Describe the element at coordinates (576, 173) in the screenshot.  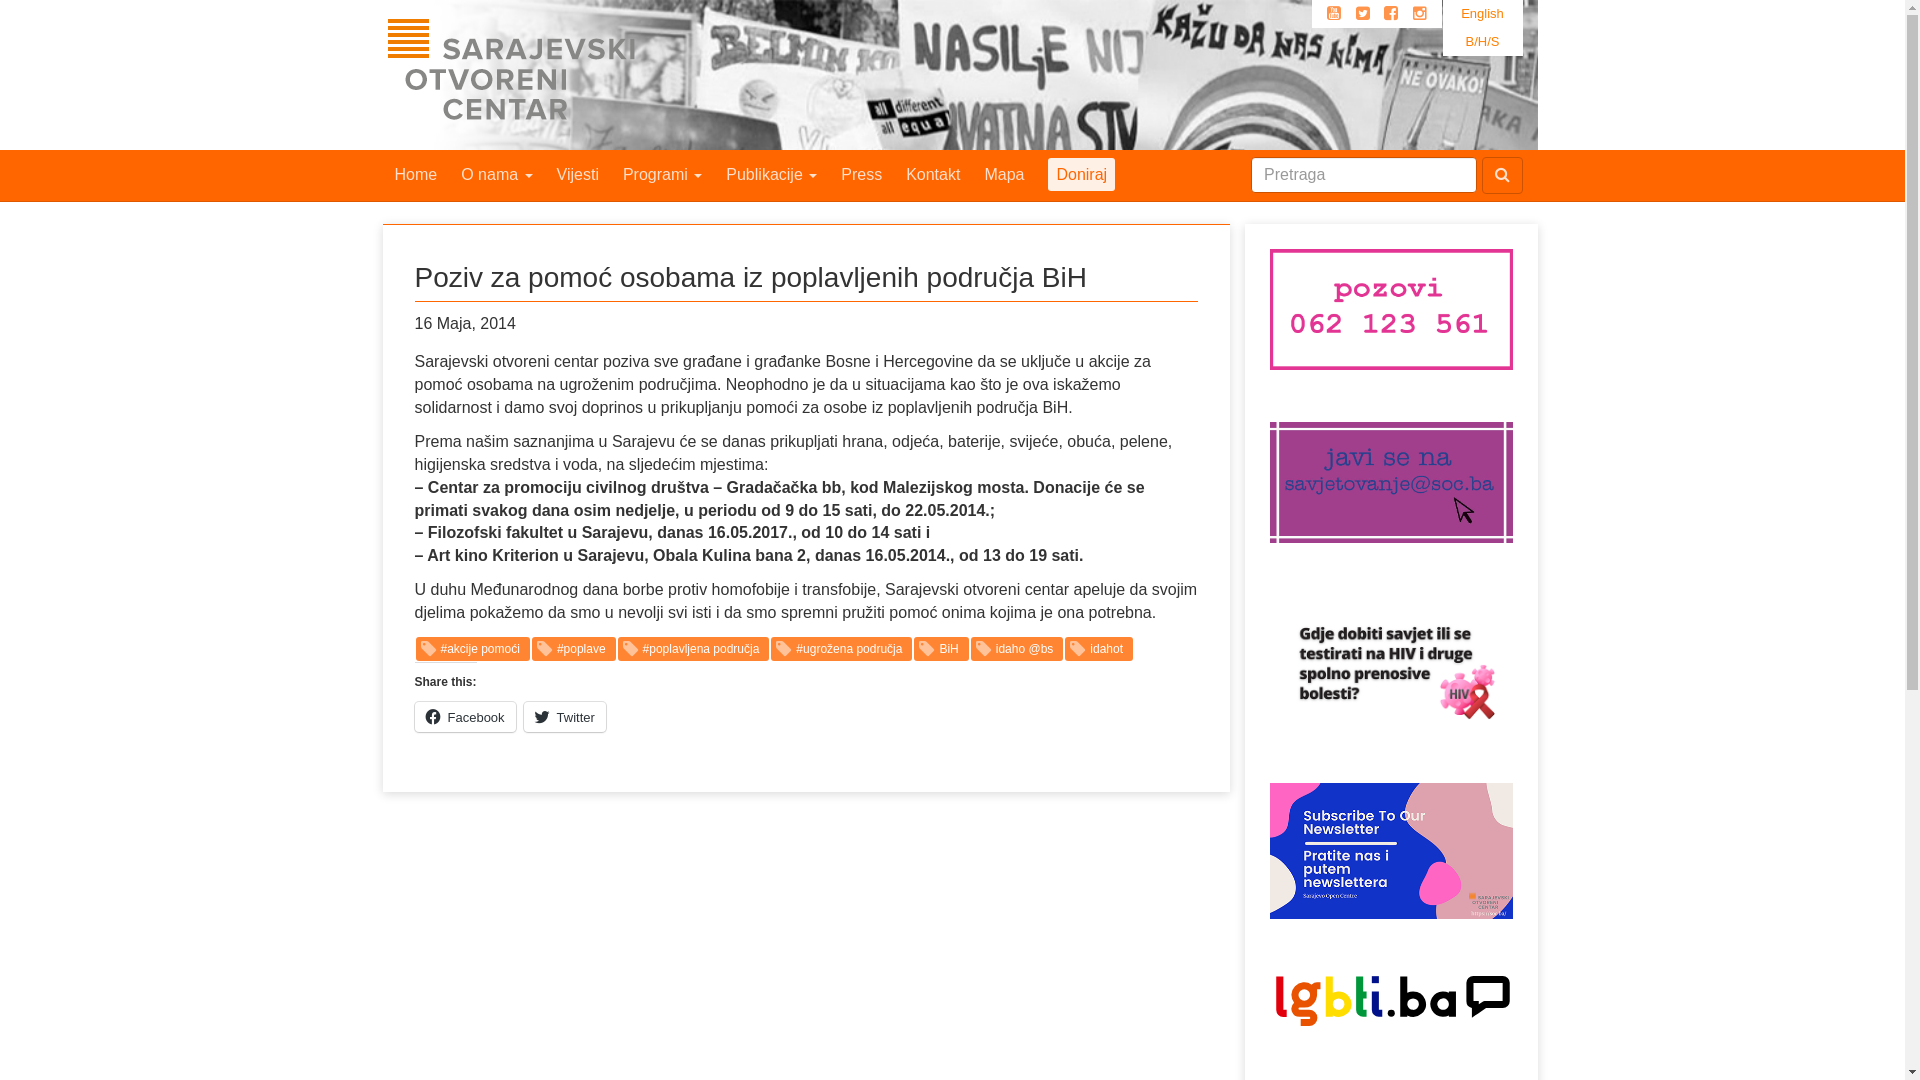
I see `'Vijesti'` at that location.